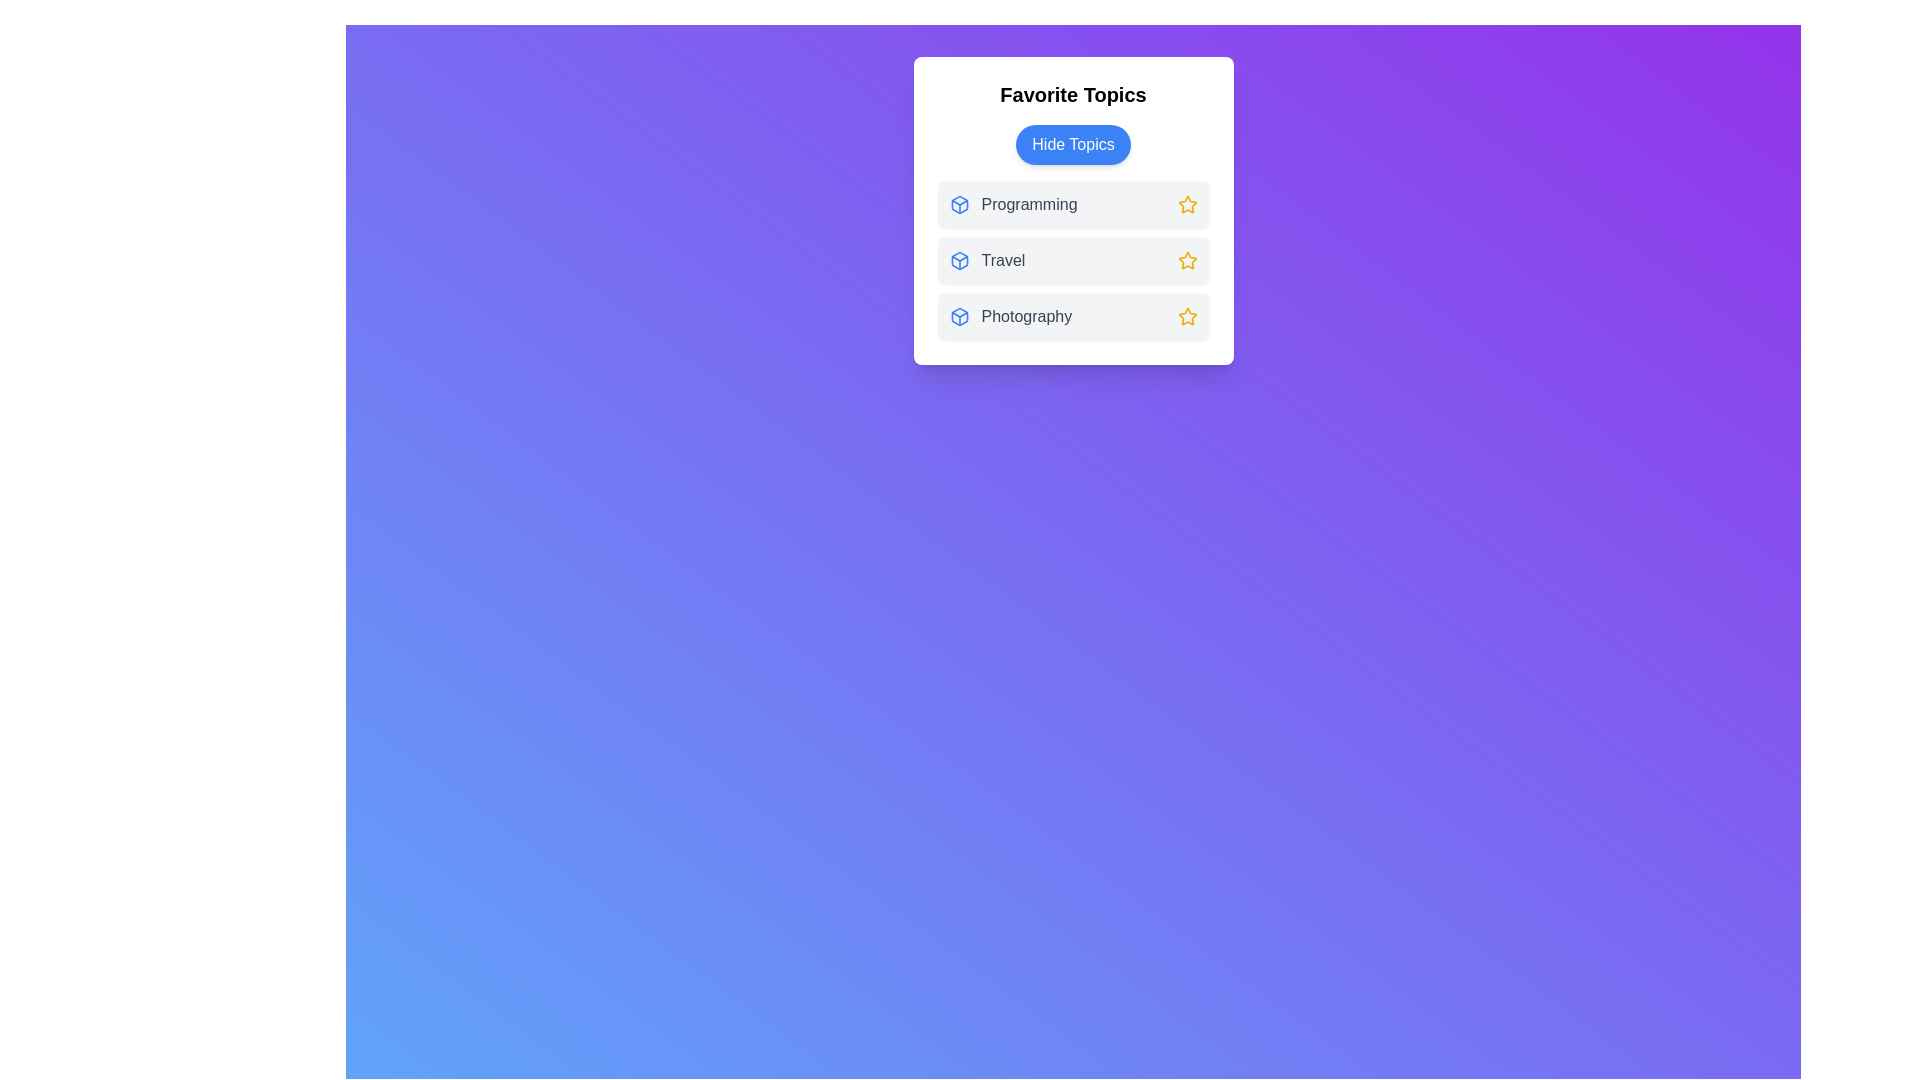 This screenshot has height=1080, width=1920. I want to click on the blue rounded button labeled 'Hide Topics' located below the 'Favorite Topics' title to hide the list, so click(1072, 144).